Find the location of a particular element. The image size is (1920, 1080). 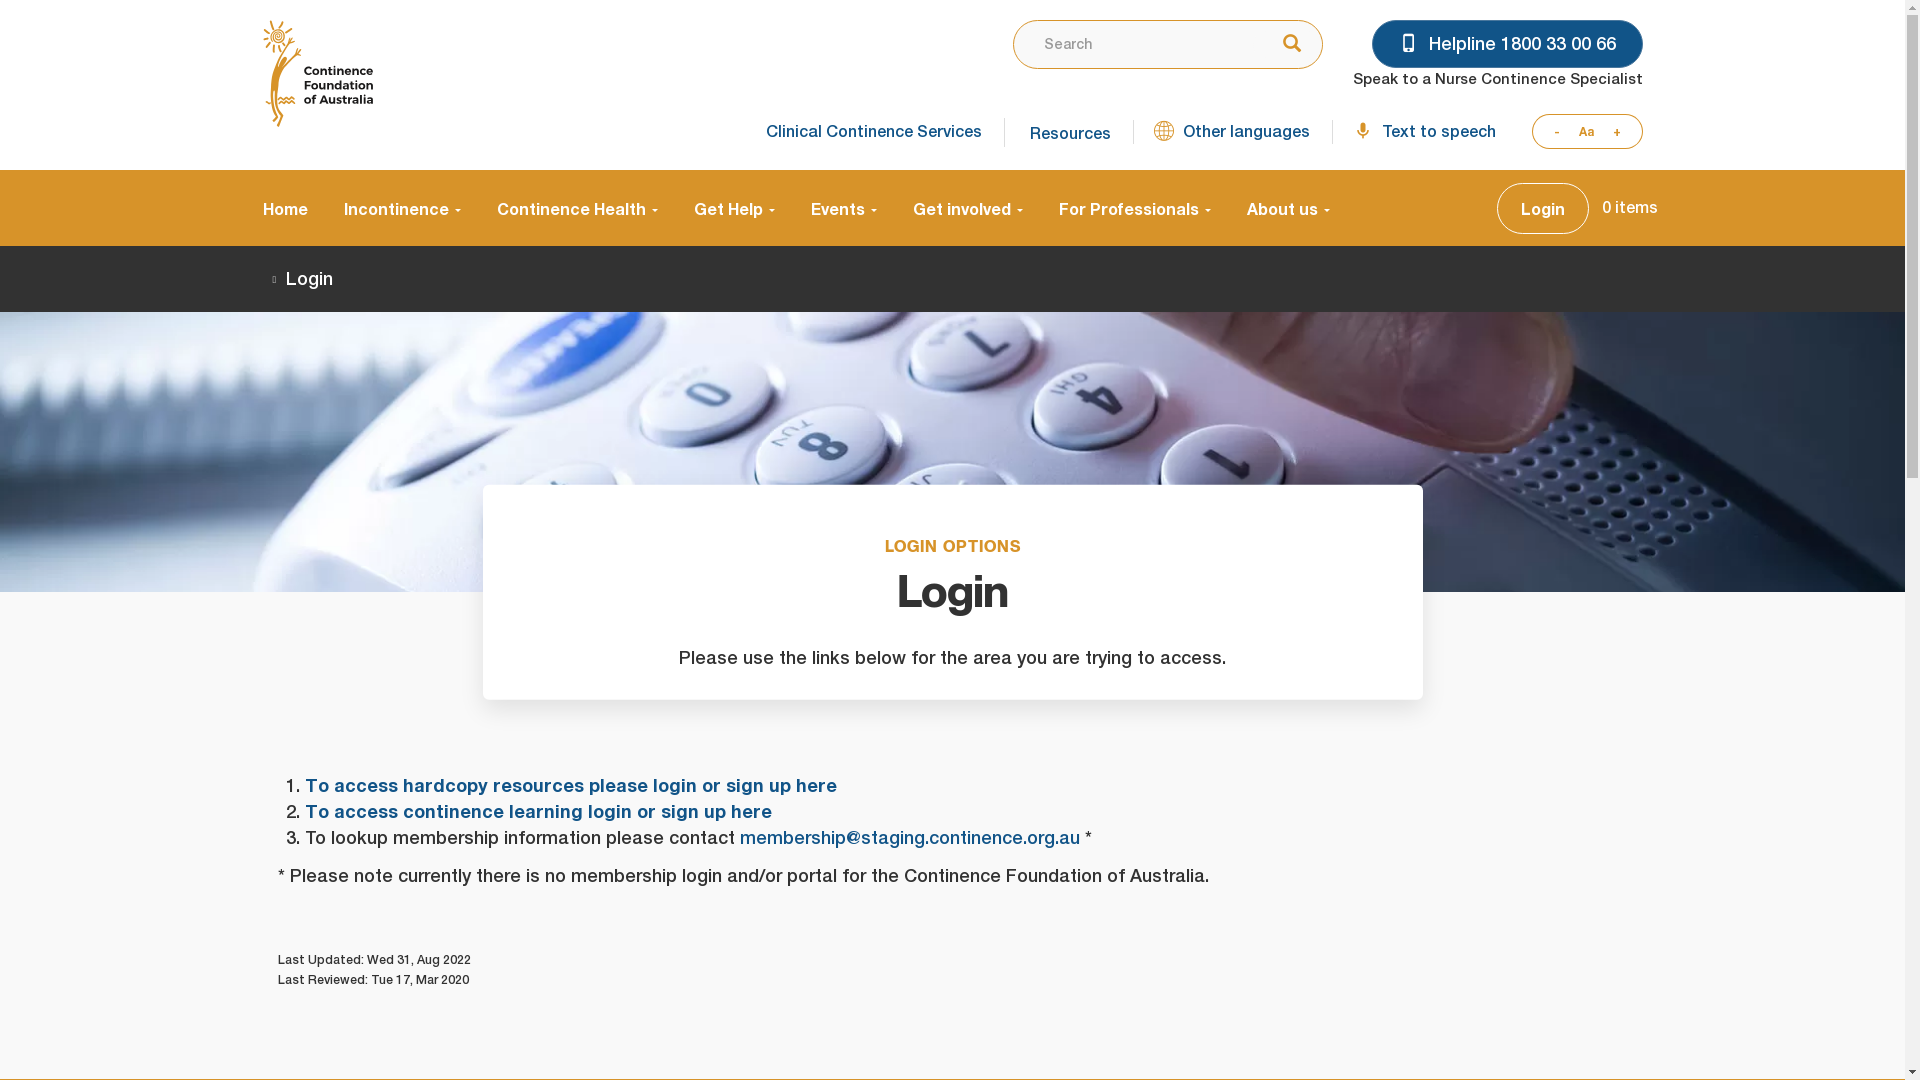

'membership@staging.continence.org.au' is located at coordinates (909, 837).